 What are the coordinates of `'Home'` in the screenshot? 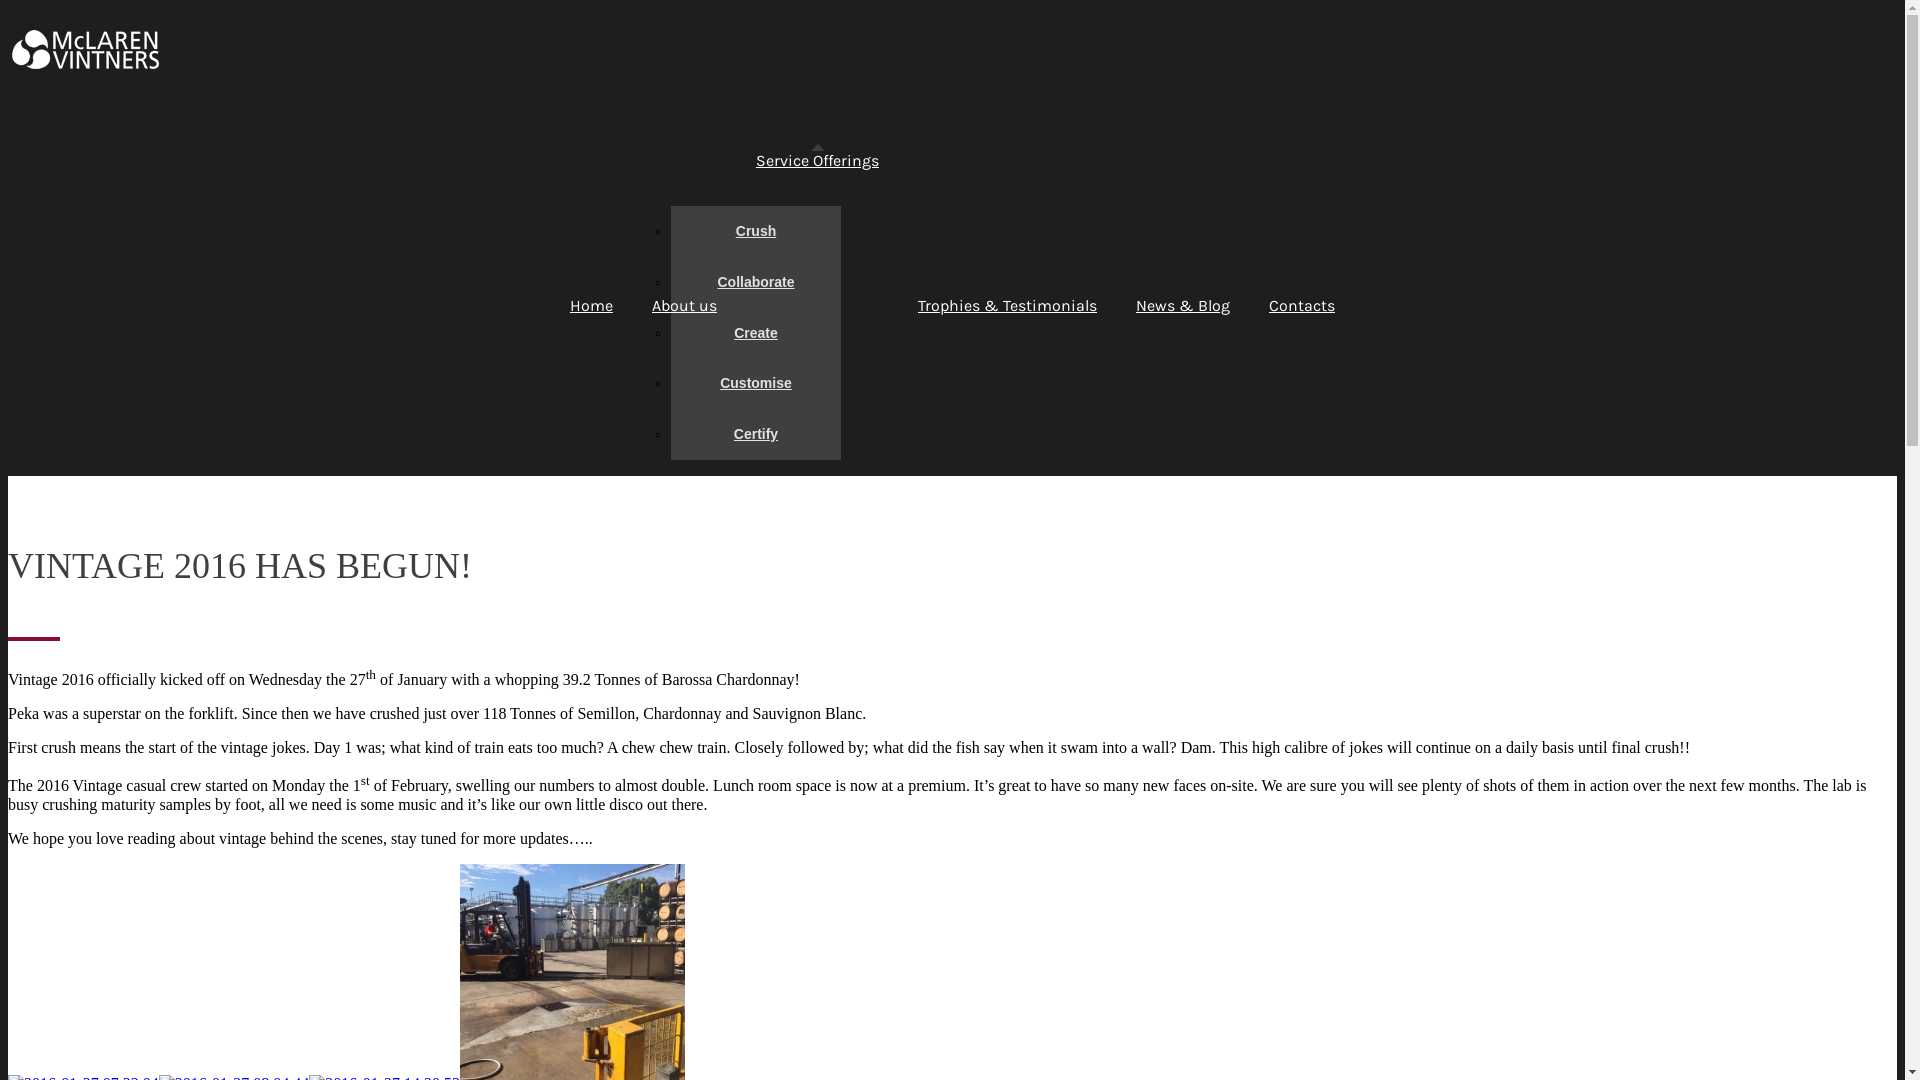 It's located at (590, 305).